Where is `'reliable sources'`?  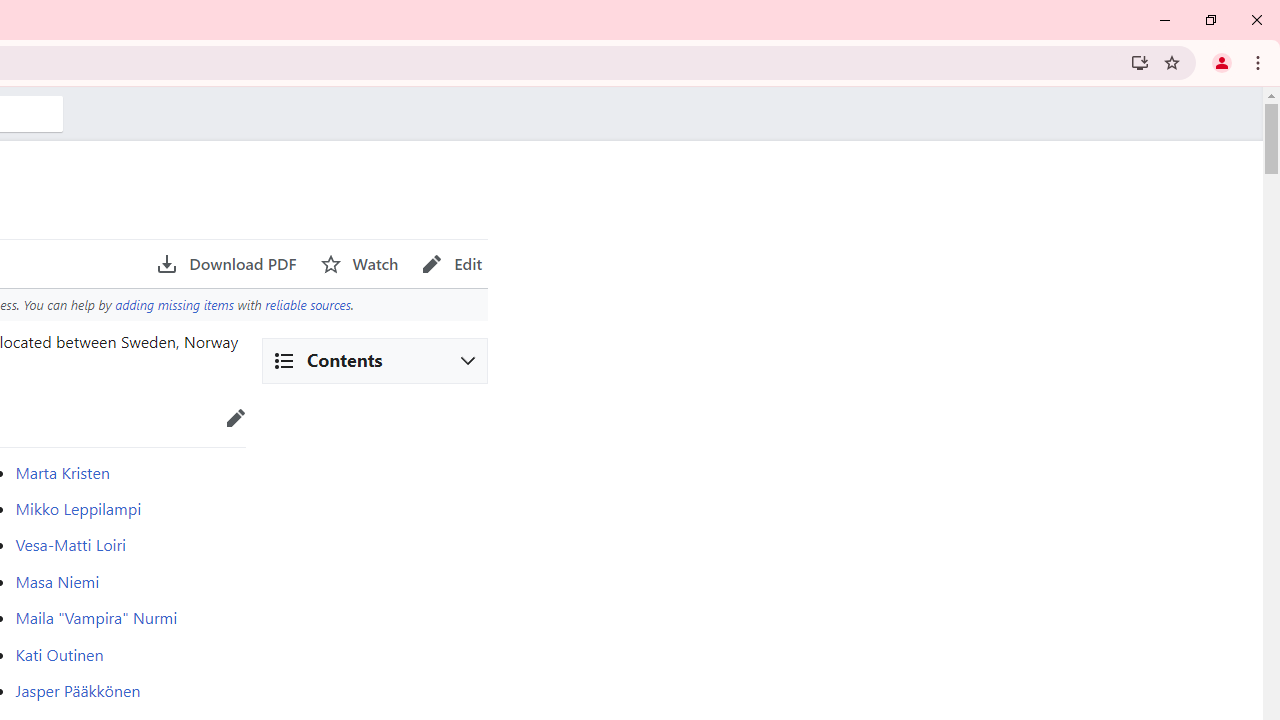
'reliable sources' is located at coordinates (306, 304).